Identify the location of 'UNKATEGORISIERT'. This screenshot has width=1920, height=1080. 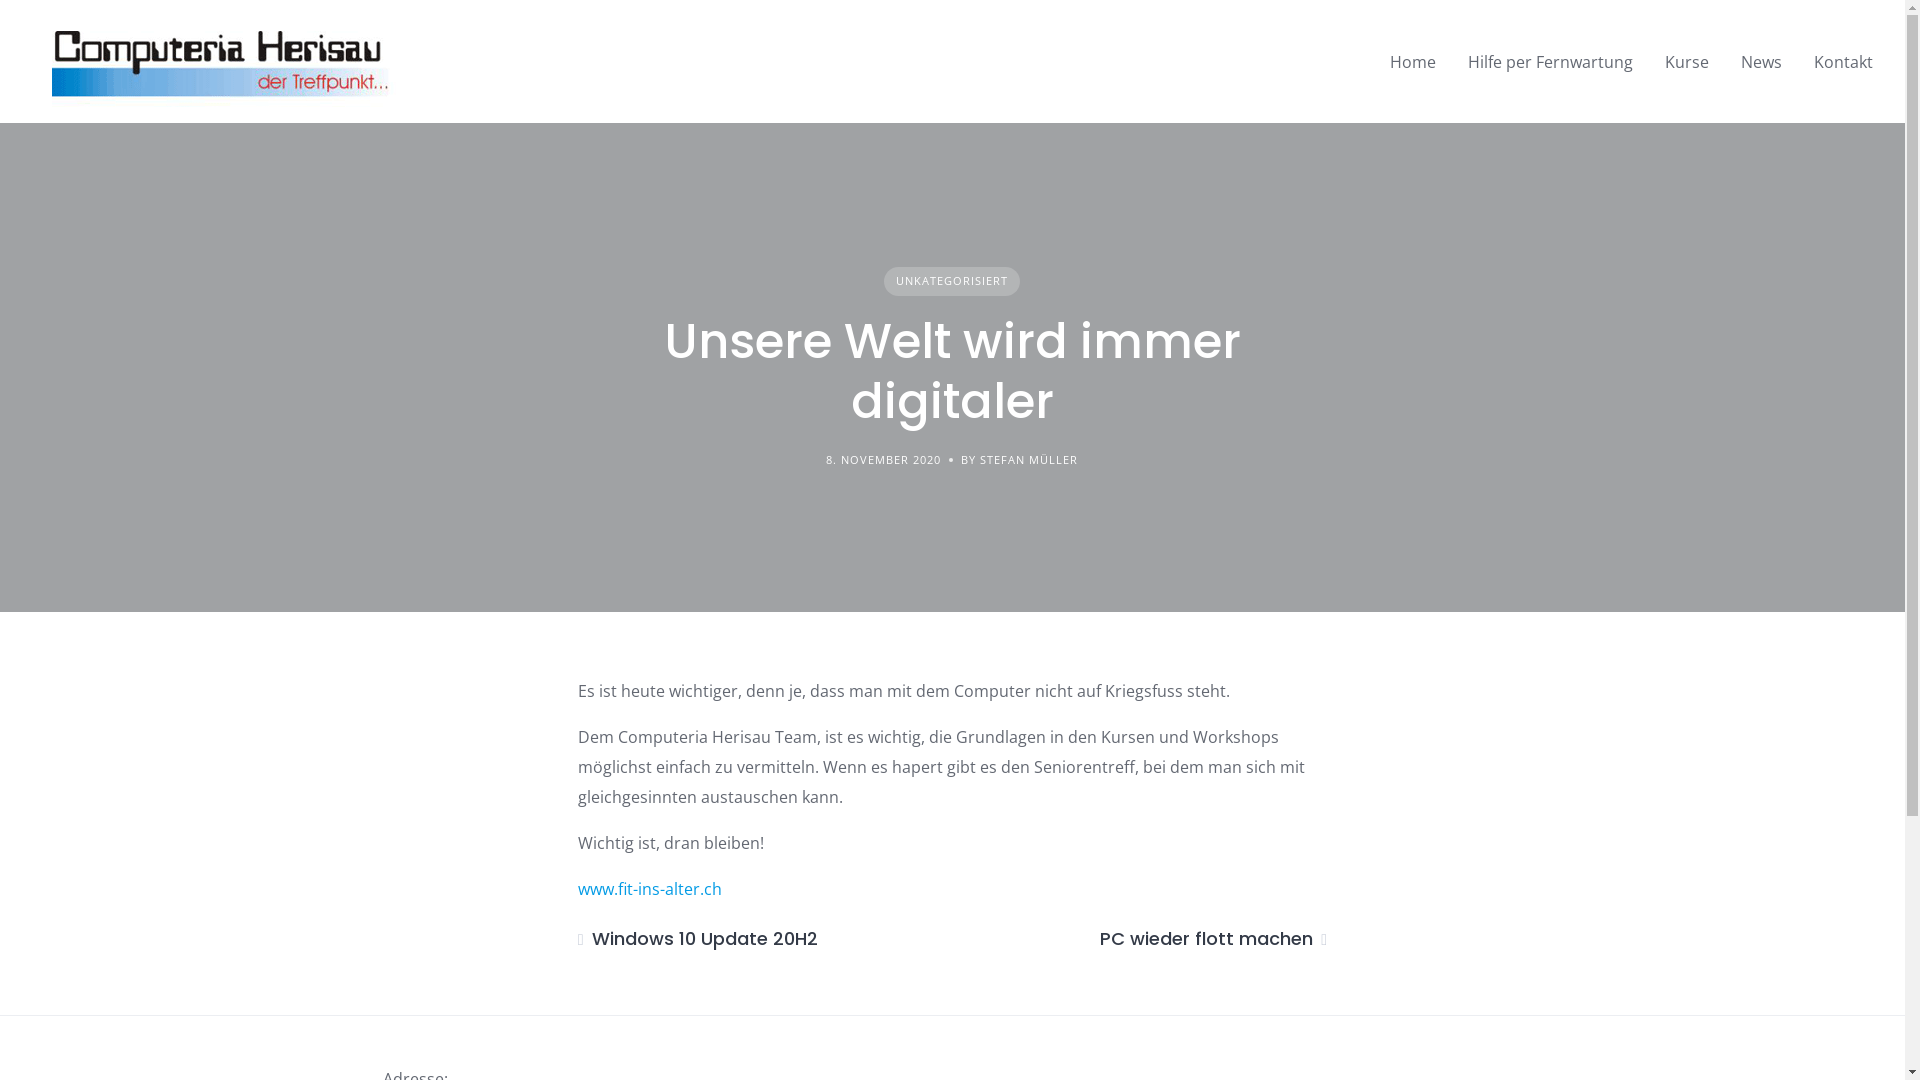
(950, 281).